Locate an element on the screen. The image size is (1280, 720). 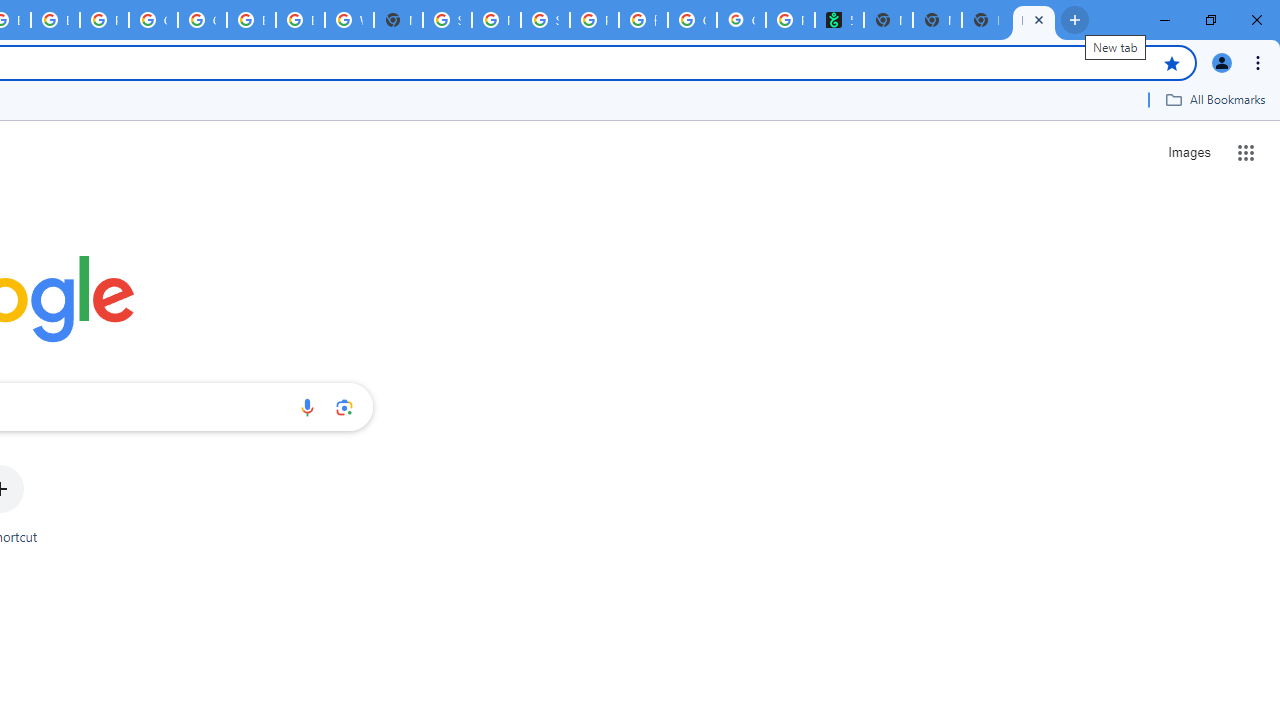
'Sign in - Google Accounts' is located at coordinates (446, 20).